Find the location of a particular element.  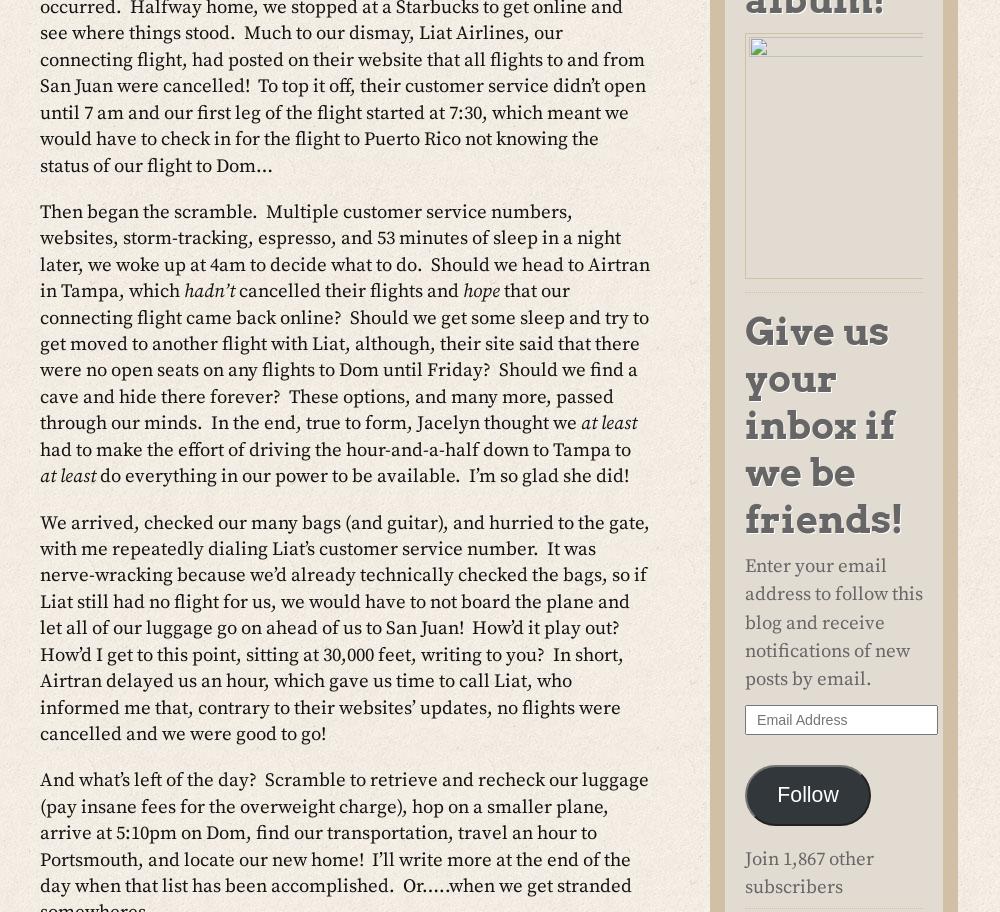

'Enter your email address to follow this blog and receive notifications of new posts by email.' is located at coordinates (833, 622).